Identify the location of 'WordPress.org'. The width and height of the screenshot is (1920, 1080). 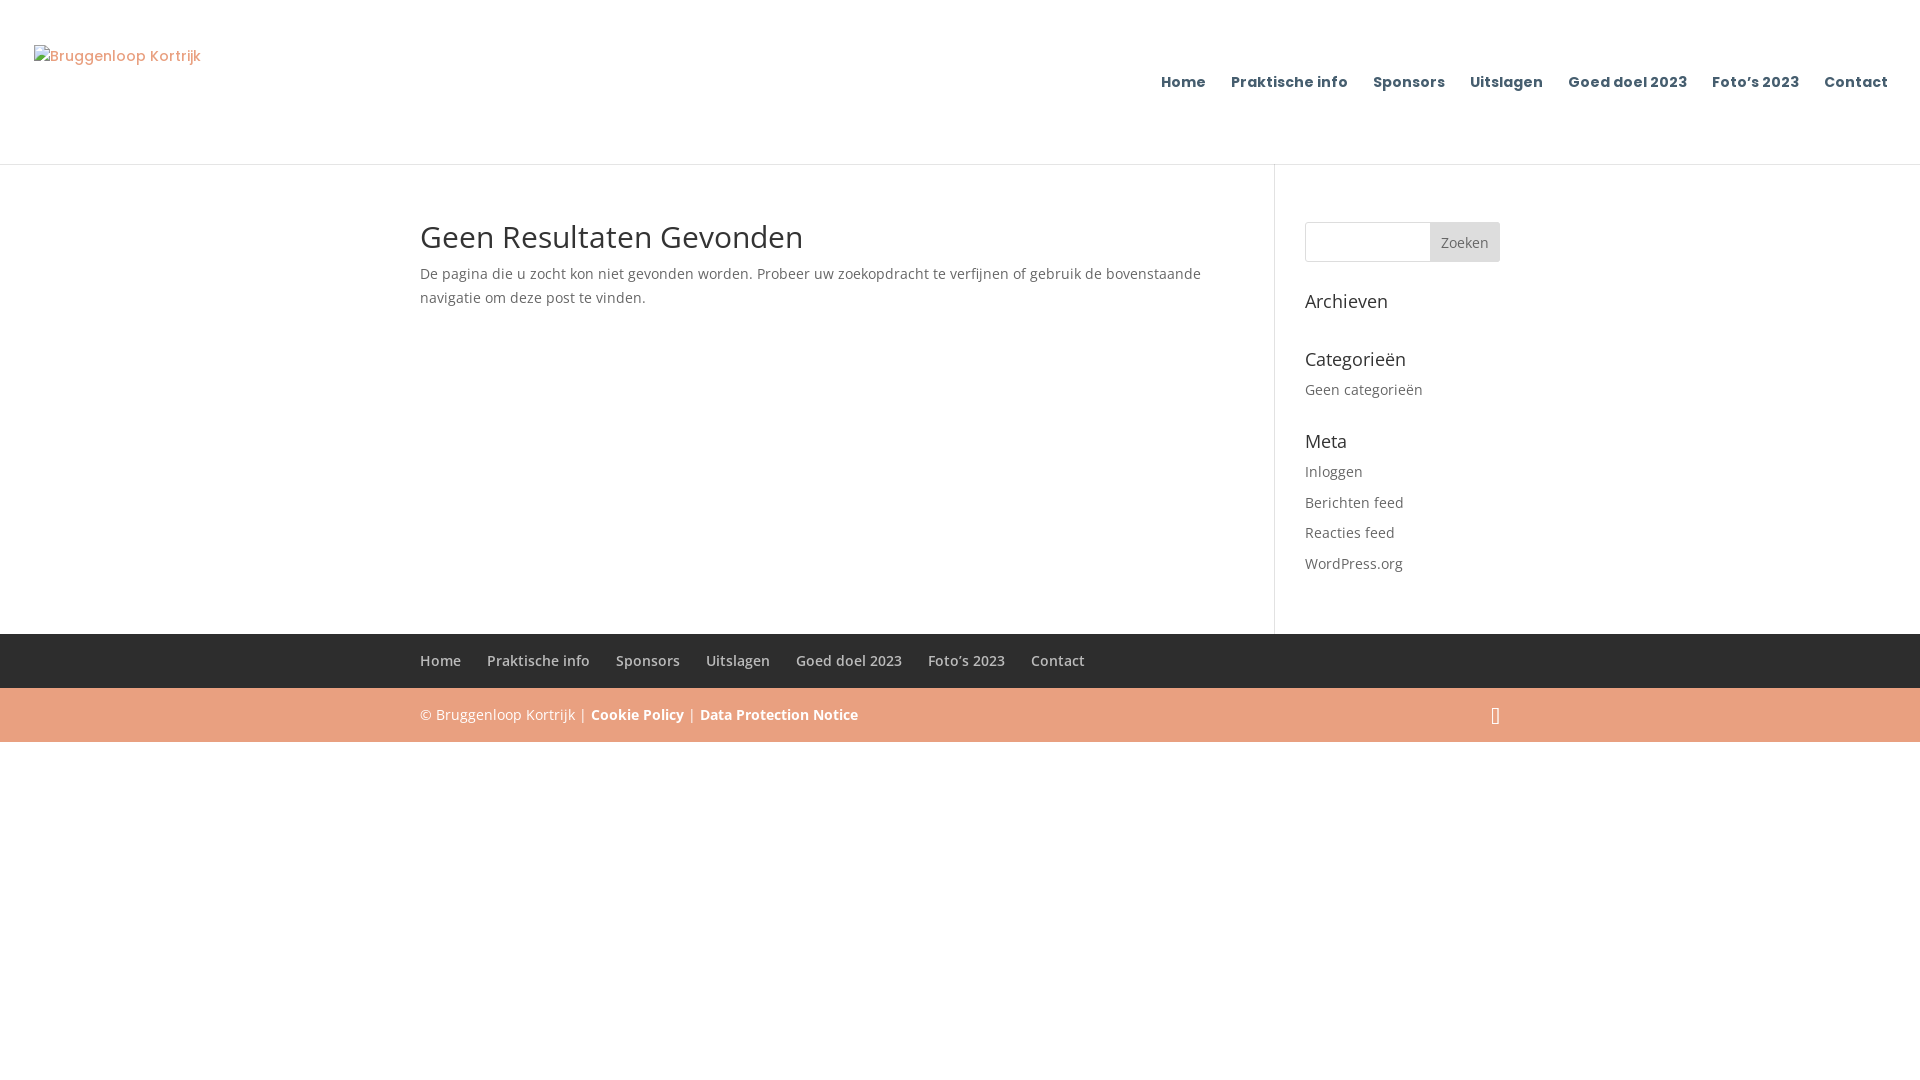
(1353, 563).